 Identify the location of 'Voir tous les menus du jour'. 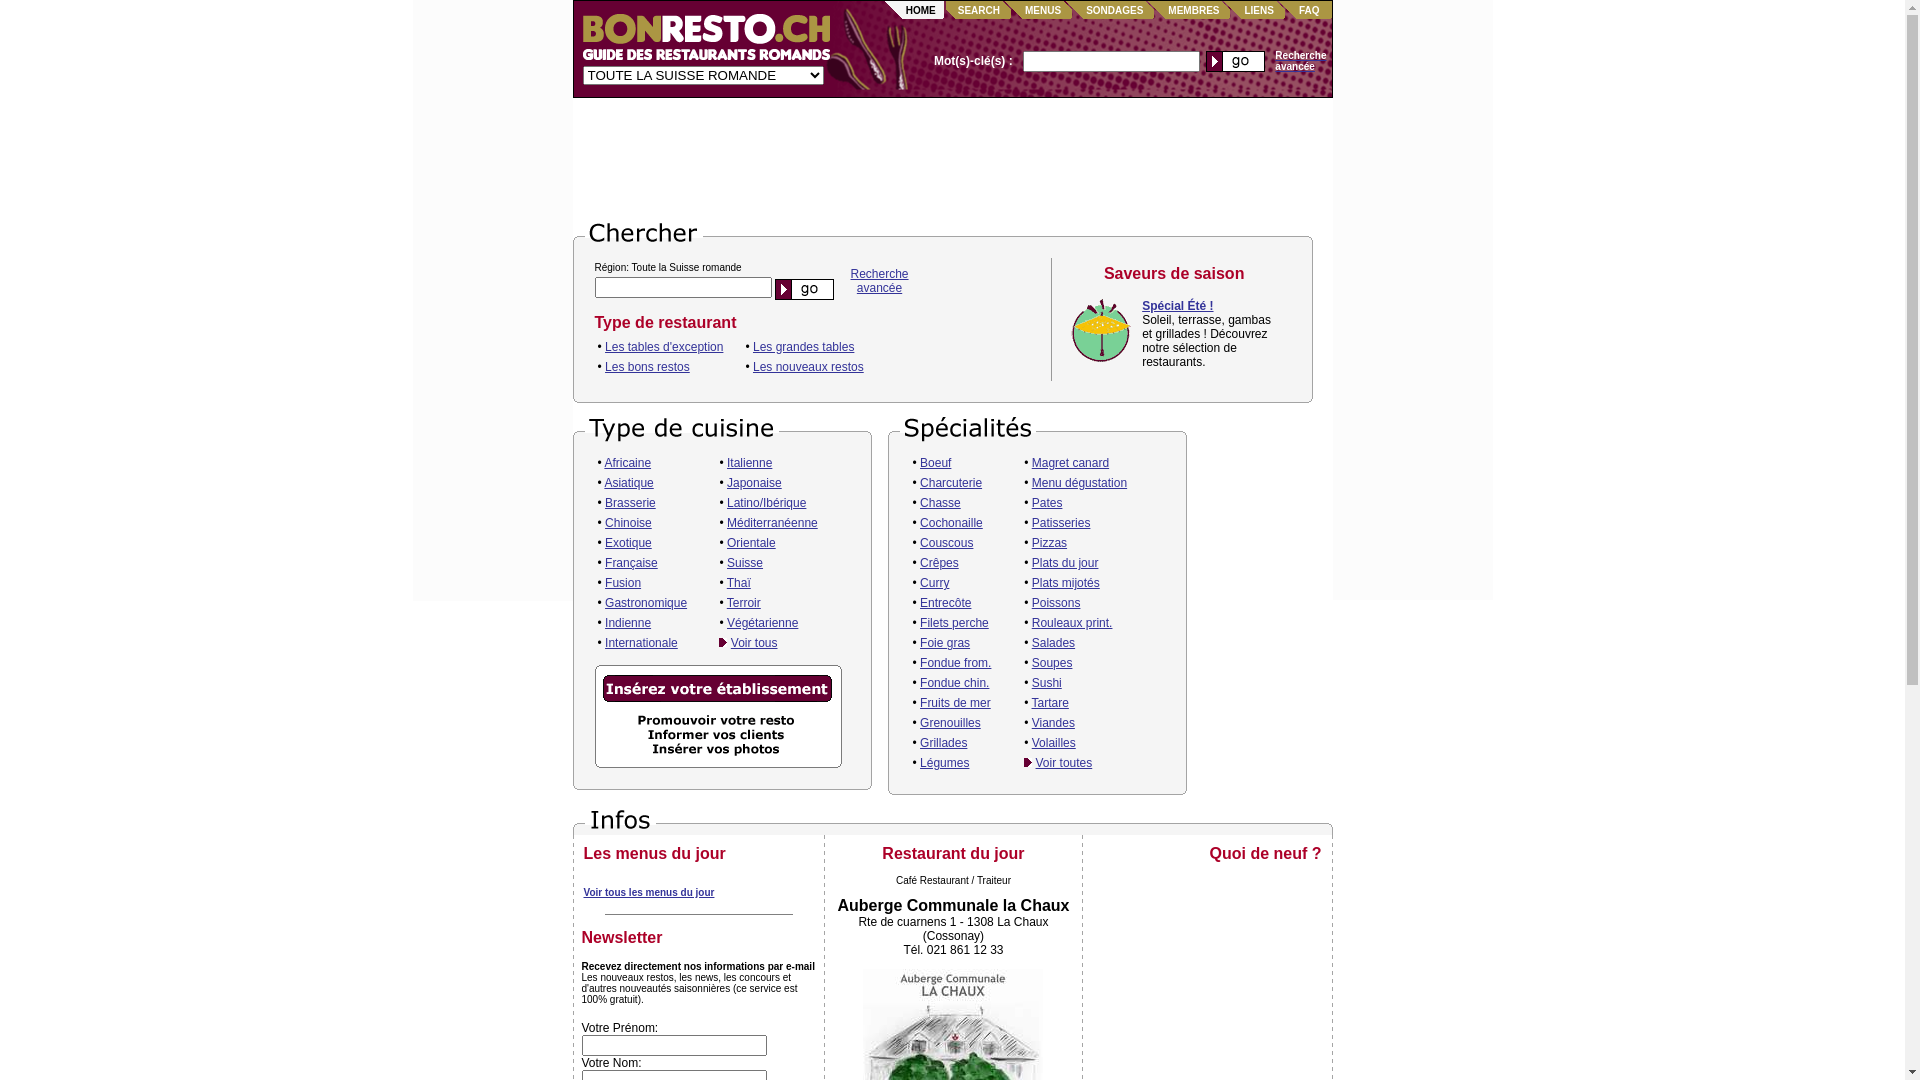
(583, 890).